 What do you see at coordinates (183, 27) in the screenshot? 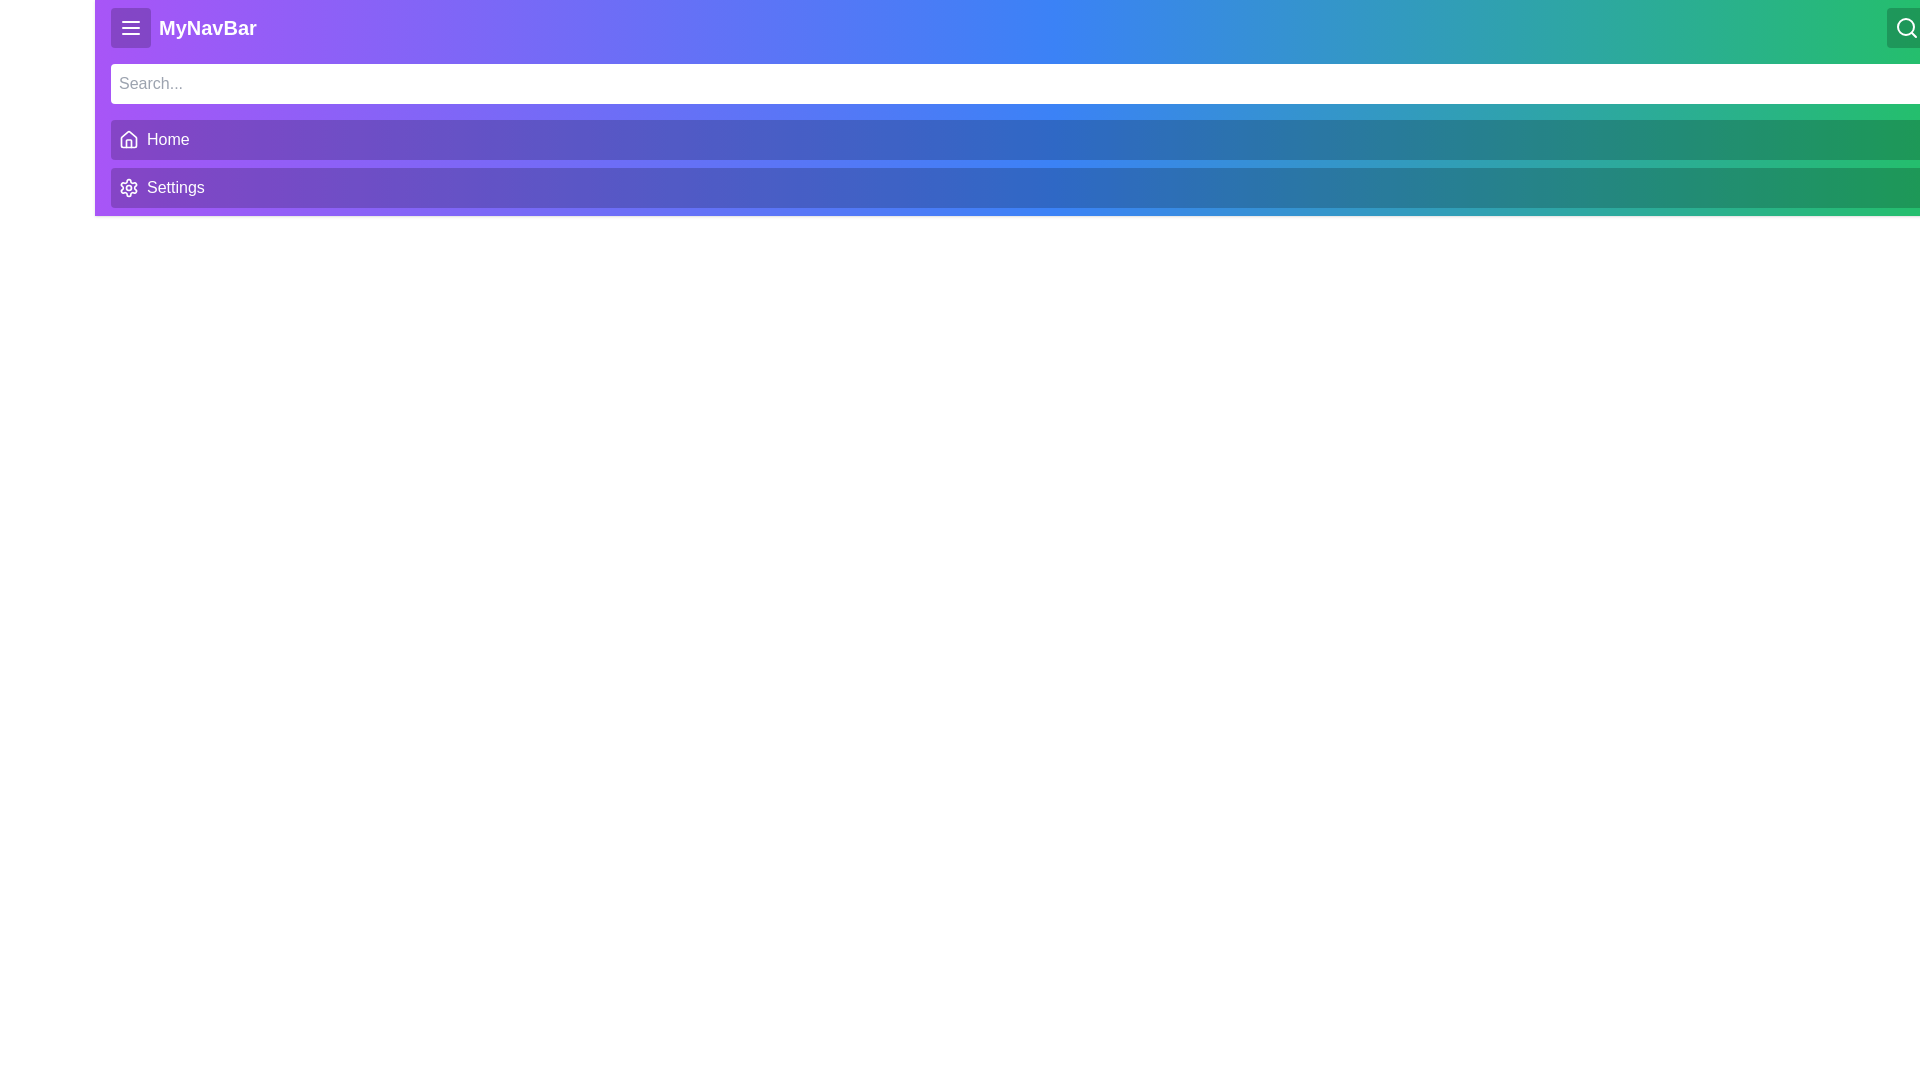
I see `the text label at the top-left corner of the application interface` at bounding box center [183, 27].